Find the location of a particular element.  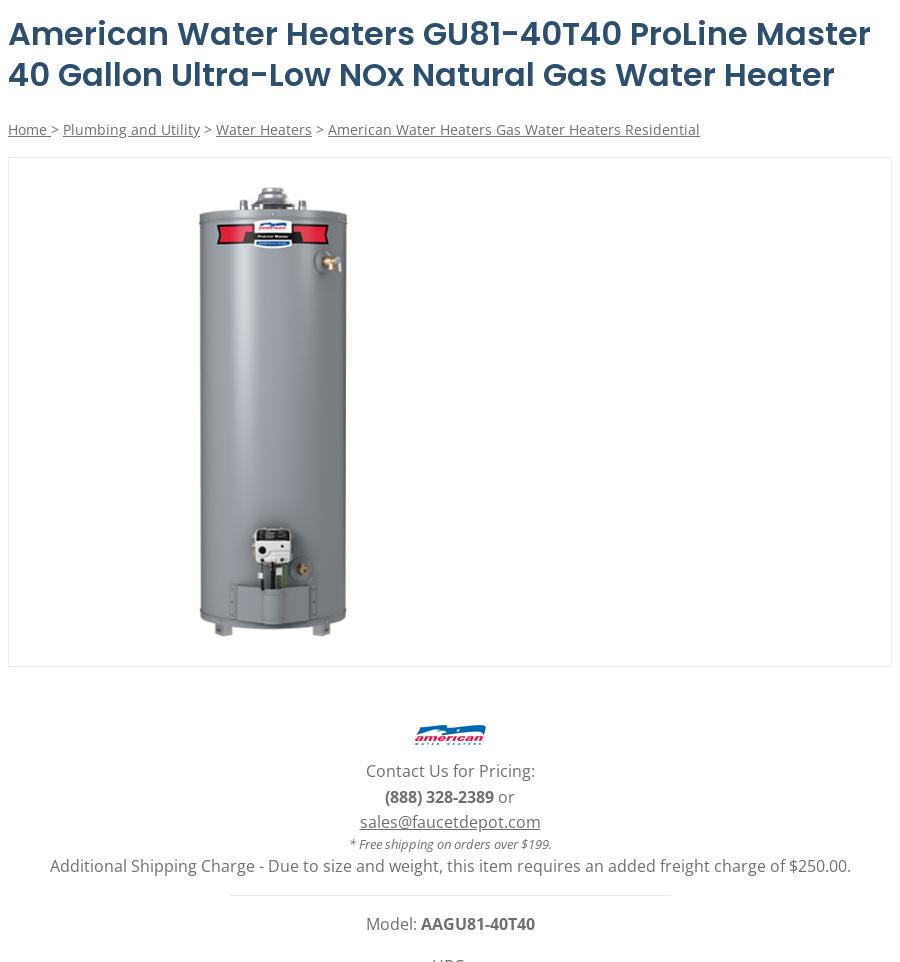

'* Free shipping on orders over $199.' is located at coordinates (449, 843).